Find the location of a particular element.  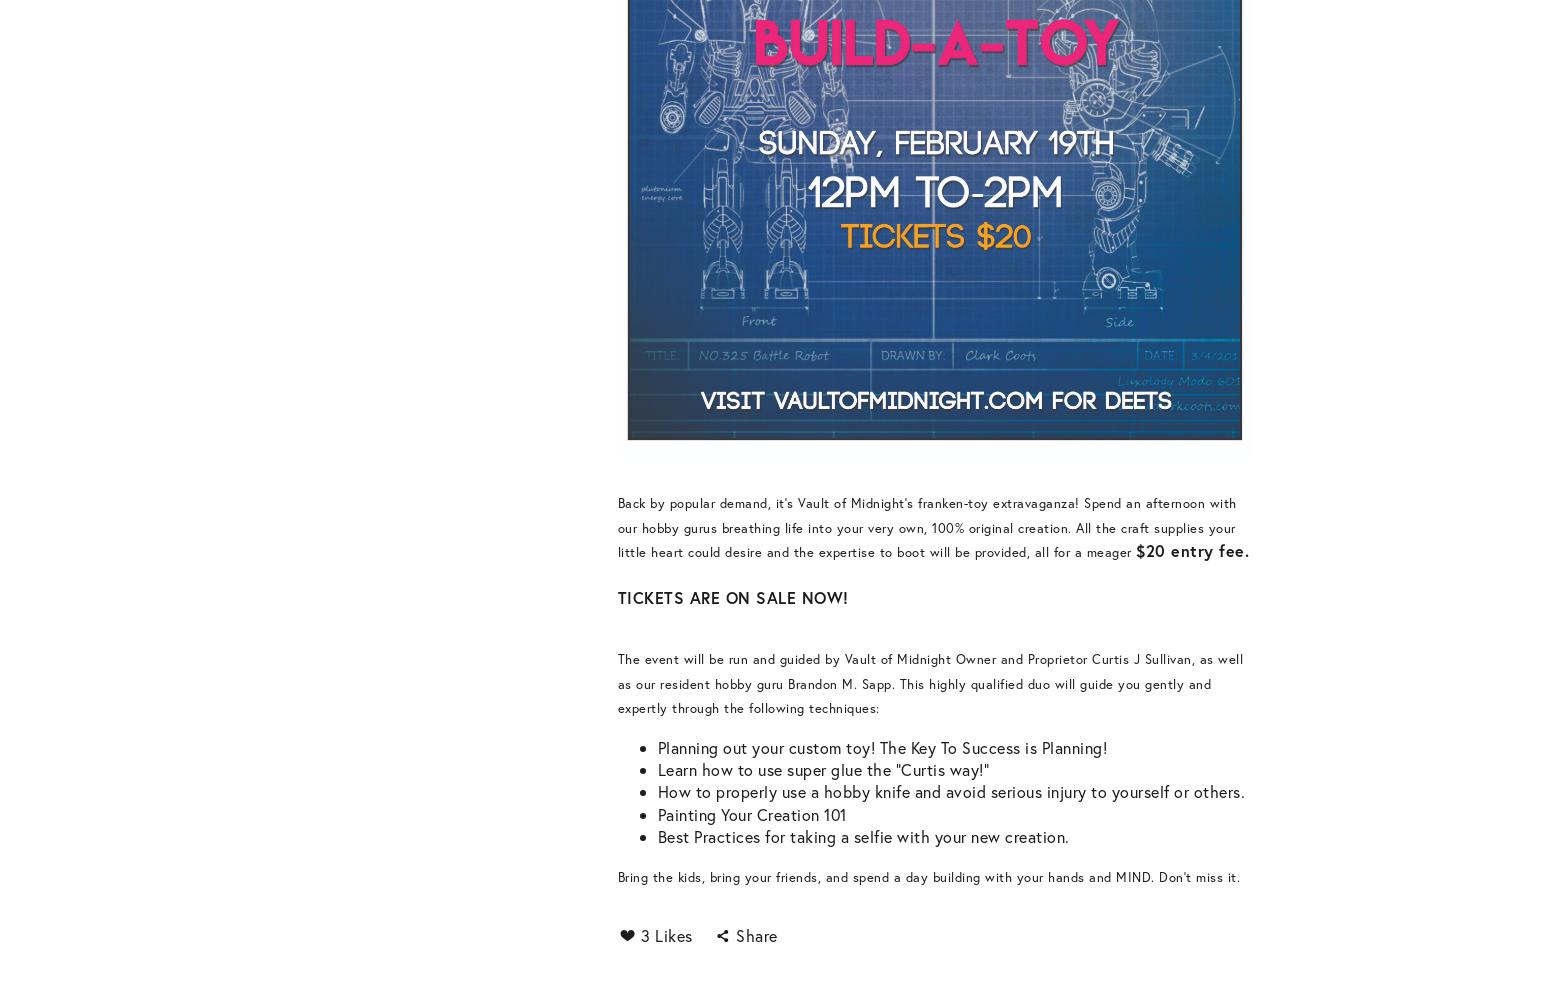

'$20 entry fee.' is located at coordinates (1192, 549).